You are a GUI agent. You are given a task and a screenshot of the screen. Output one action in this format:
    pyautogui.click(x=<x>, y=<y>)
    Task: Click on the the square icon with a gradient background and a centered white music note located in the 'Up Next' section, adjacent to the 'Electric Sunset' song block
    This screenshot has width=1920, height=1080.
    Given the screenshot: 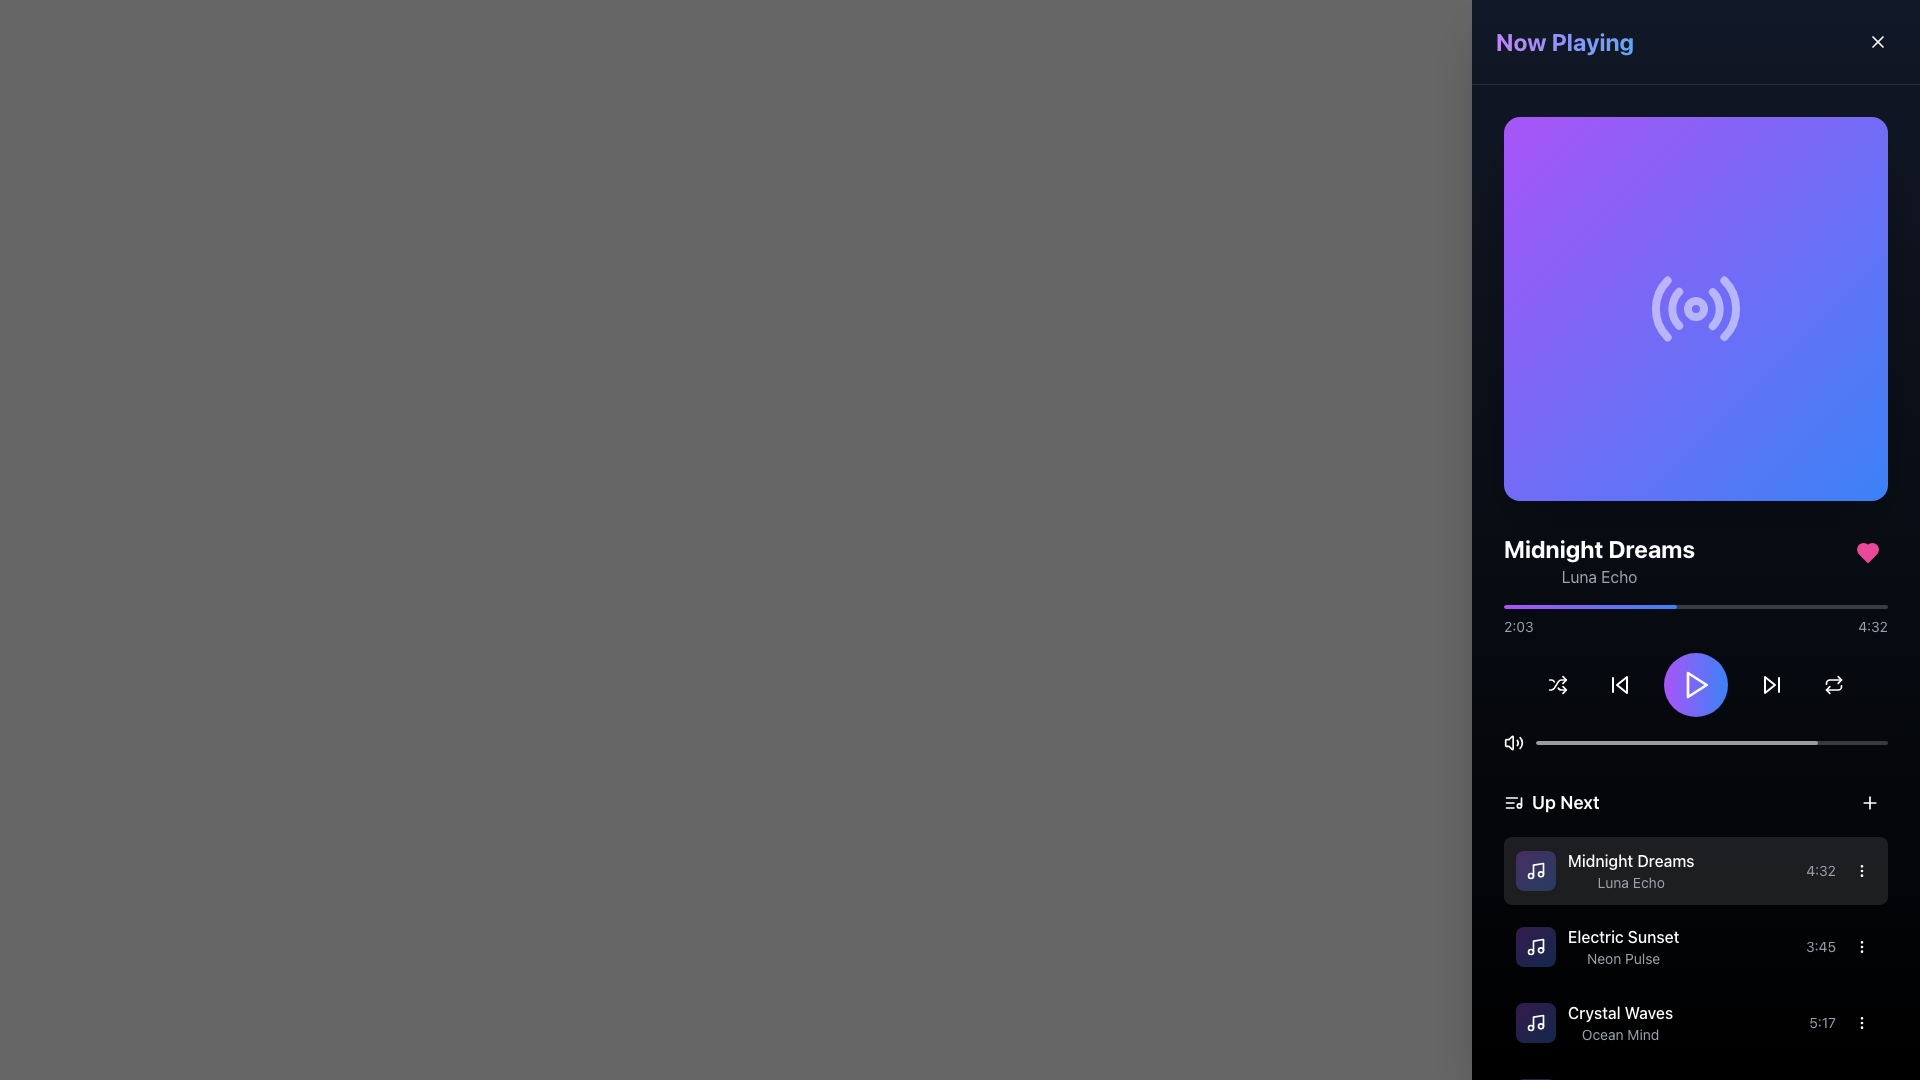 What is the action you would take?
    pyautogui.click(x=1535, y=946)
    